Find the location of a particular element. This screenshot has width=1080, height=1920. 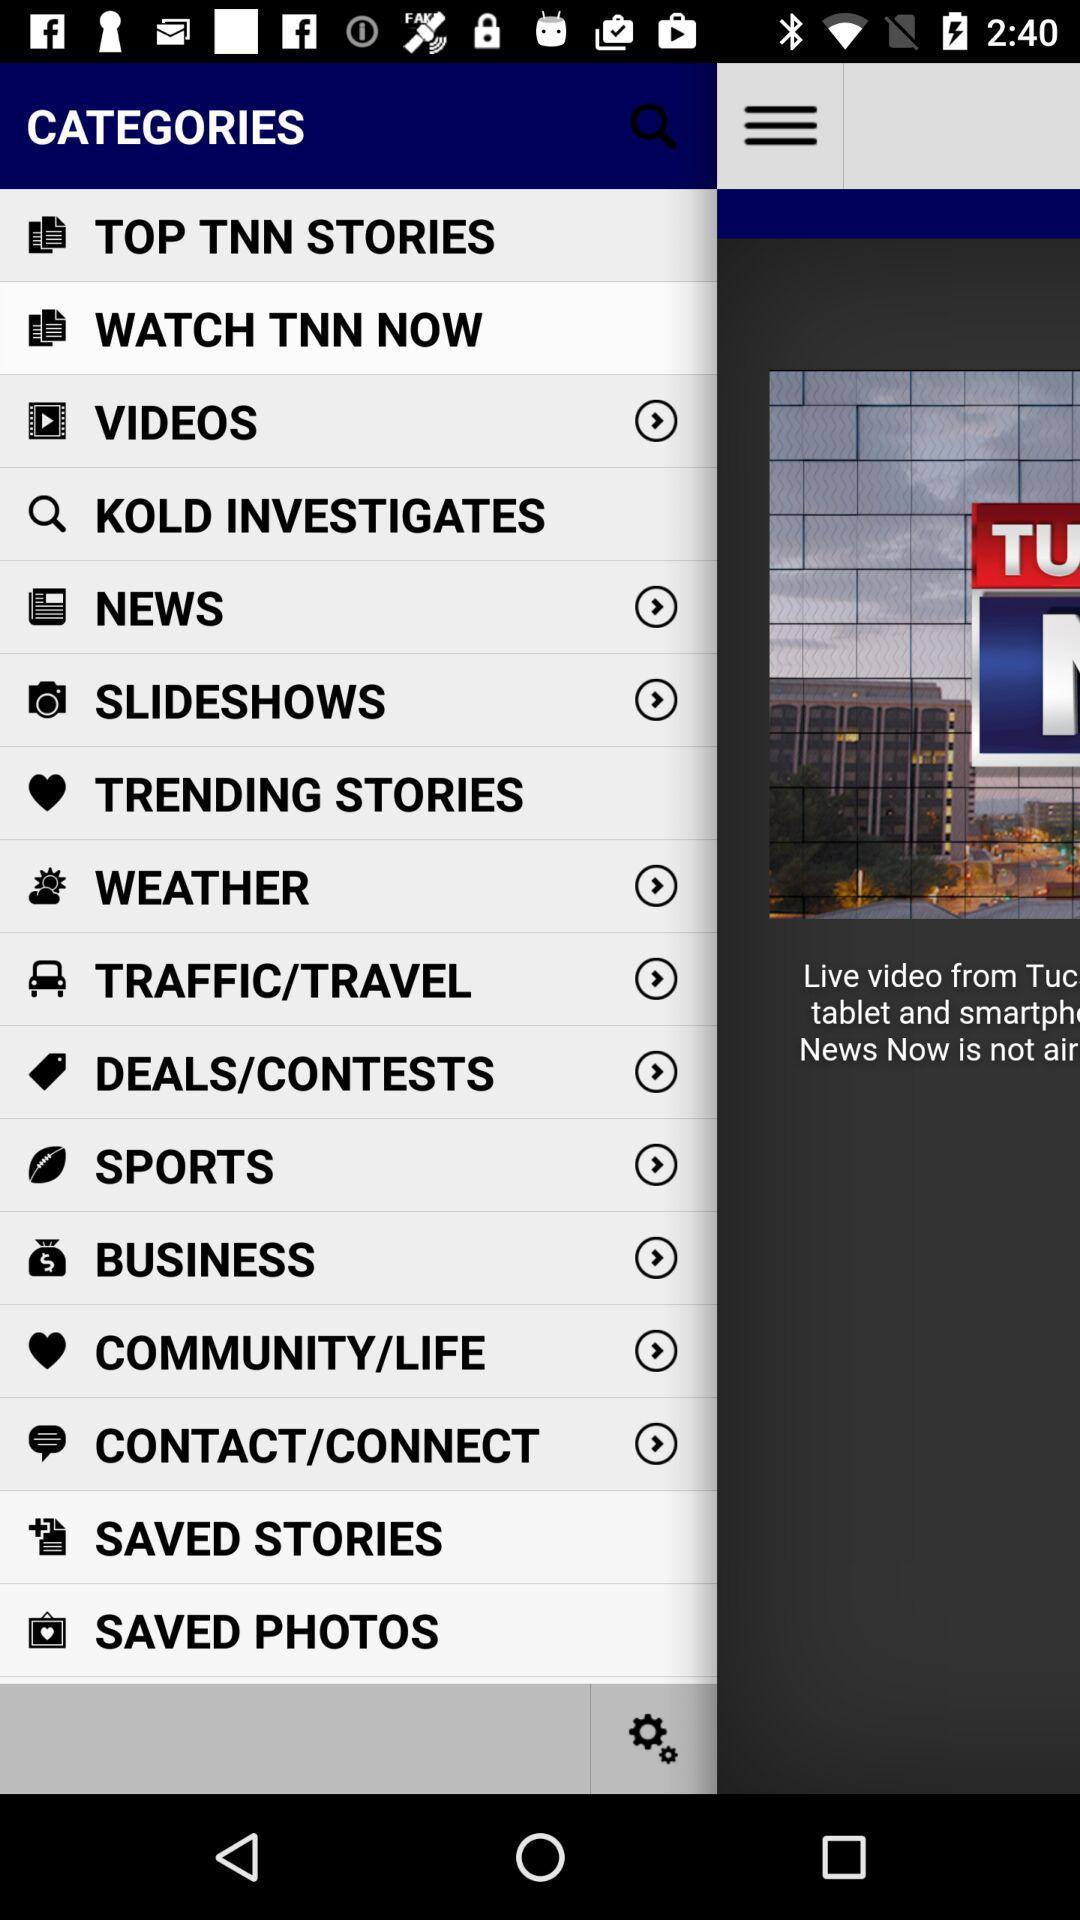

the saved photos icon is located at coordinates (45, 1630).